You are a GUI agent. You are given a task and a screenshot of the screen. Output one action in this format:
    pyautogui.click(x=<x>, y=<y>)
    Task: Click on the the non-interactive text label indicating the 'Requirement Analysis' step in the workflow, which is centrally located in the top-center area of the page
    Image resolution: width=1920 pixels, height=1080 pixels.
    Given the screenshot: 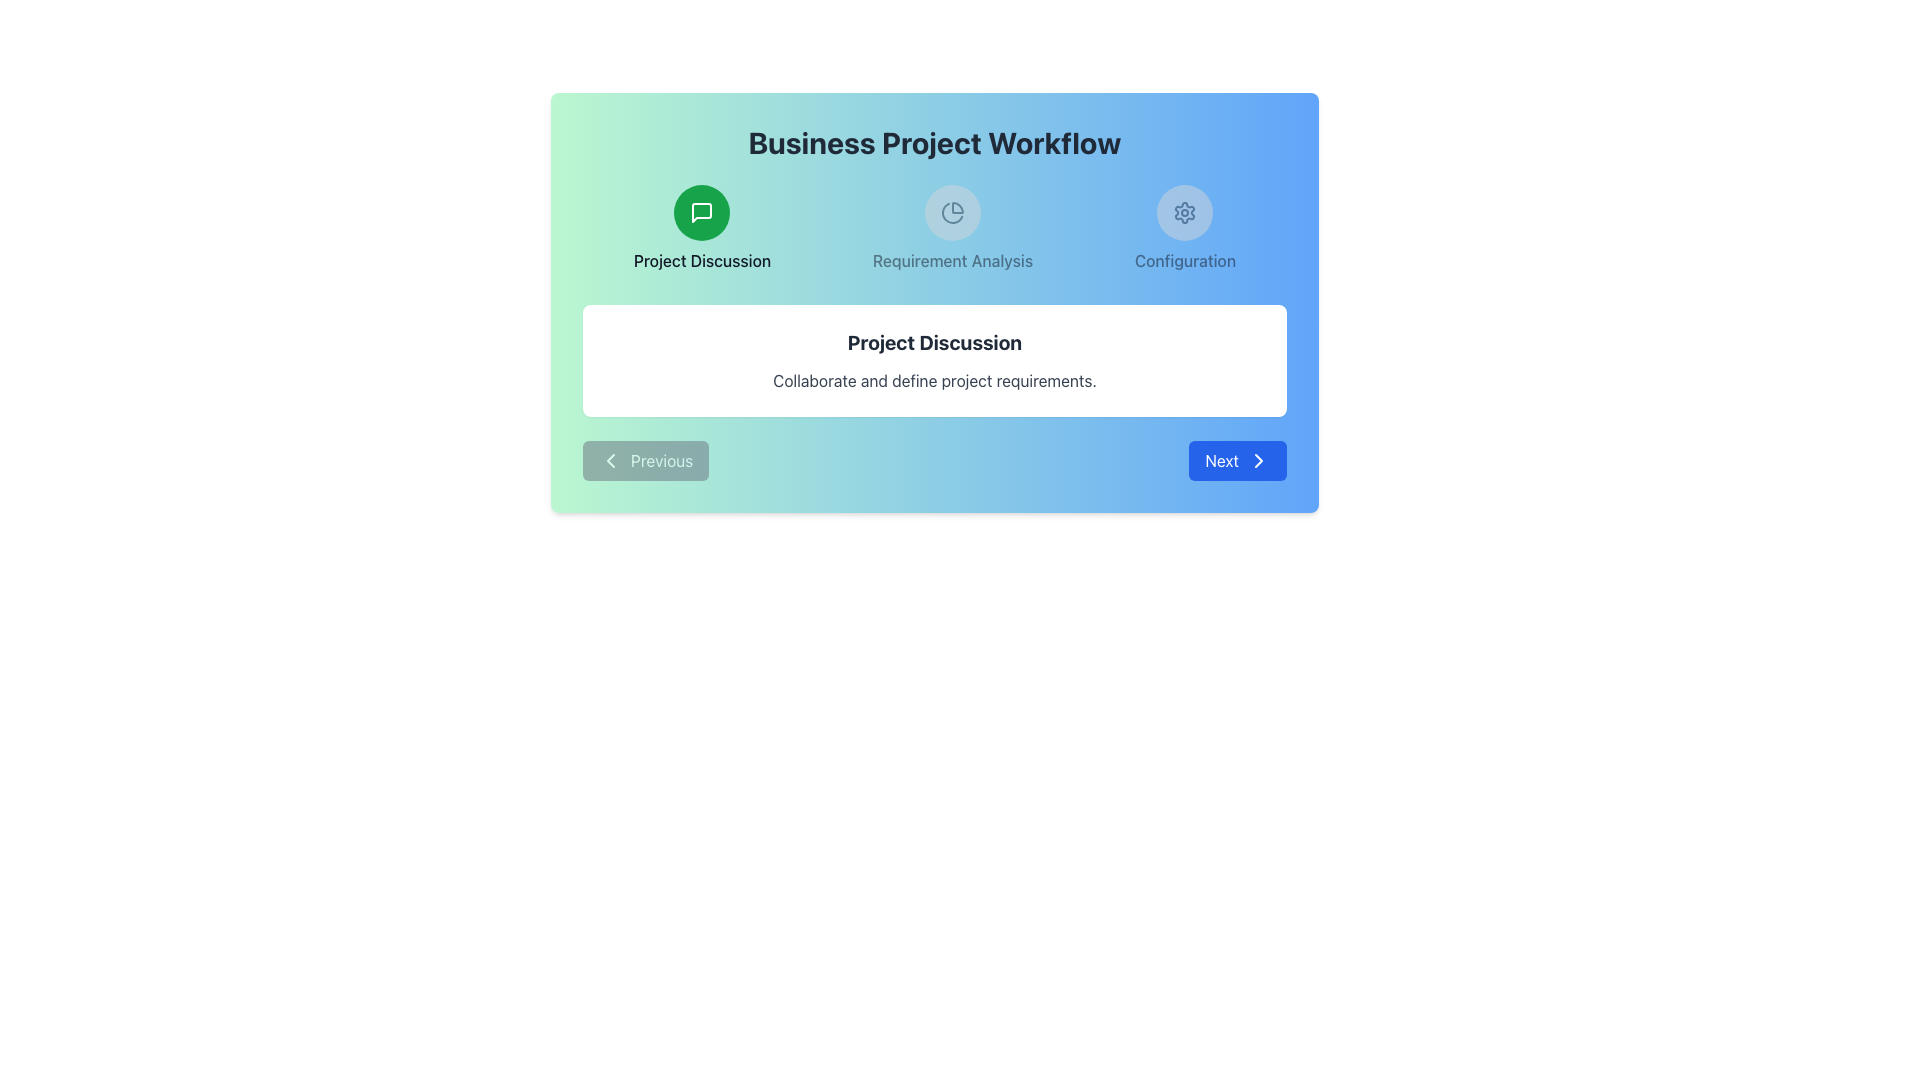 What is the action you would take?
    pyautogui.click(x=951, y=260)
    